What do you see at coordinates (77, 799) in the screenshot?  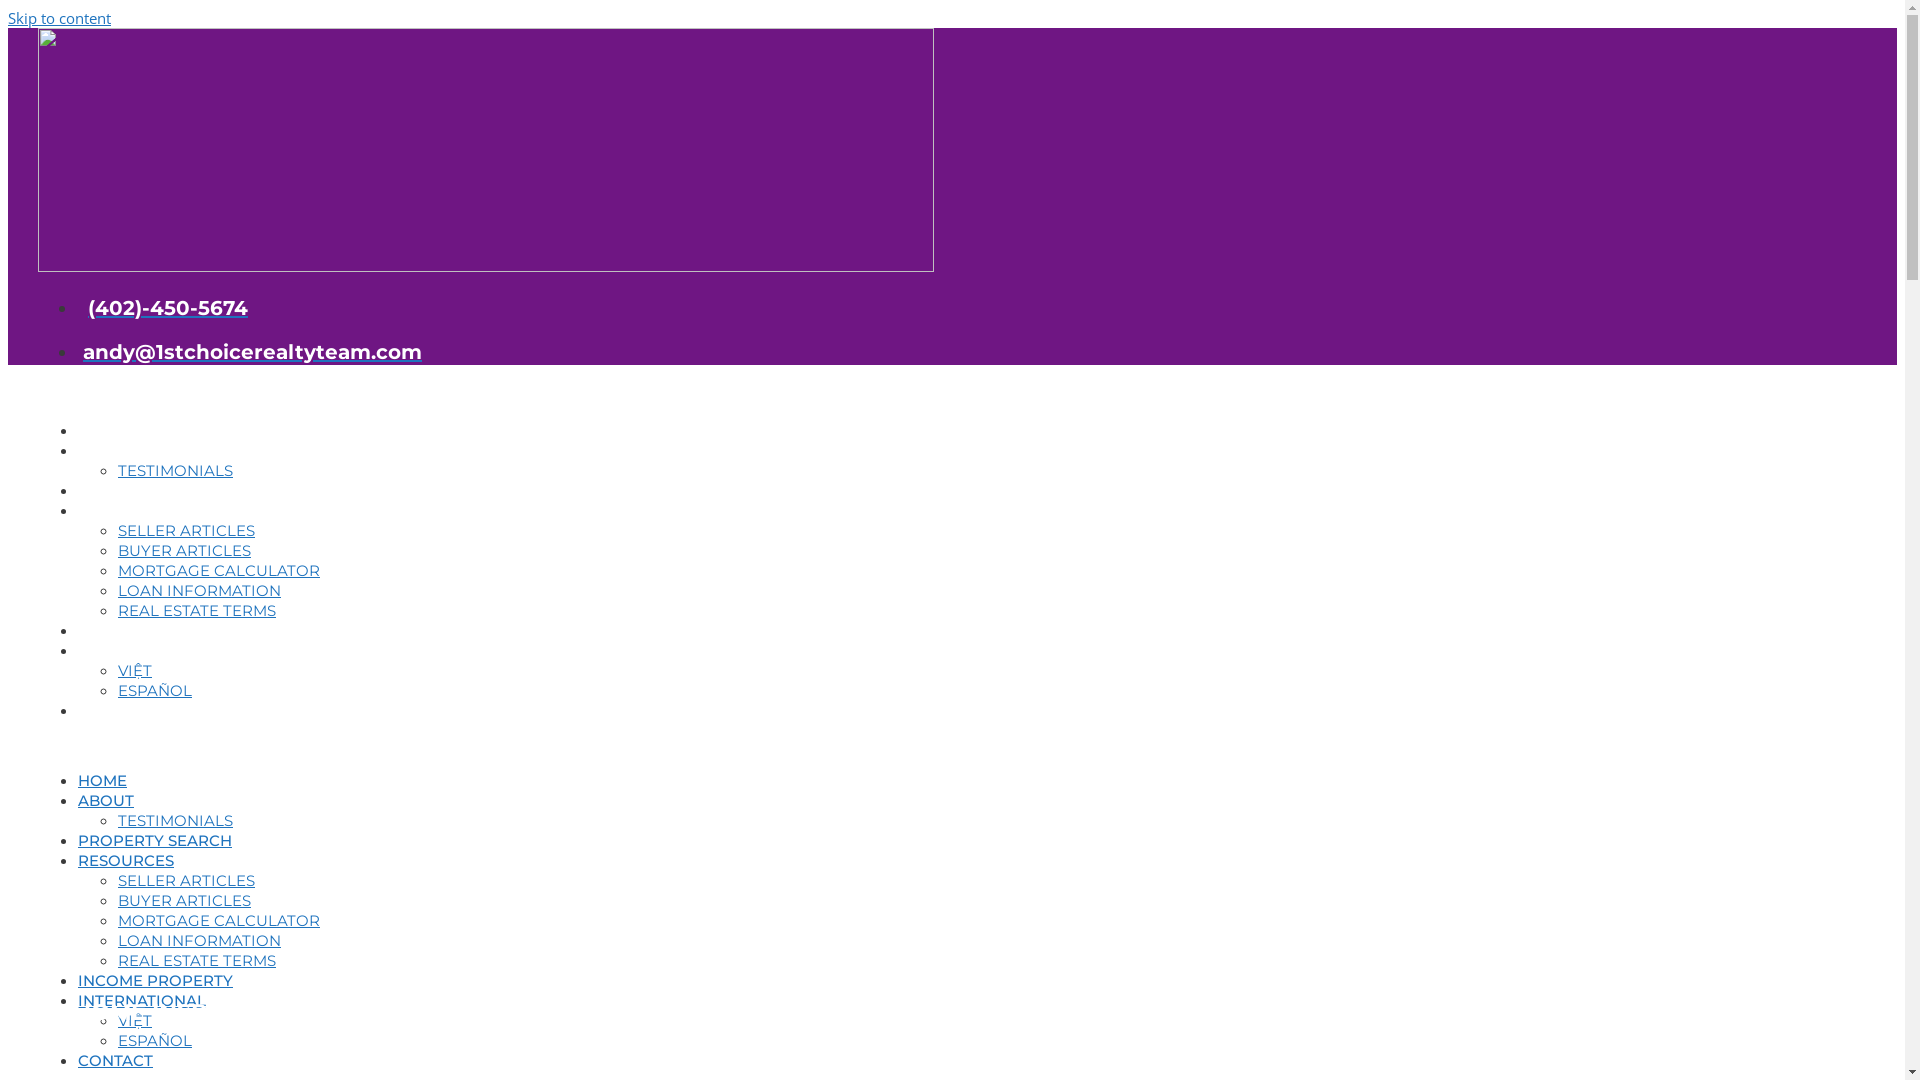 I see `'ABOUT'` at bounding box center [77, 799].